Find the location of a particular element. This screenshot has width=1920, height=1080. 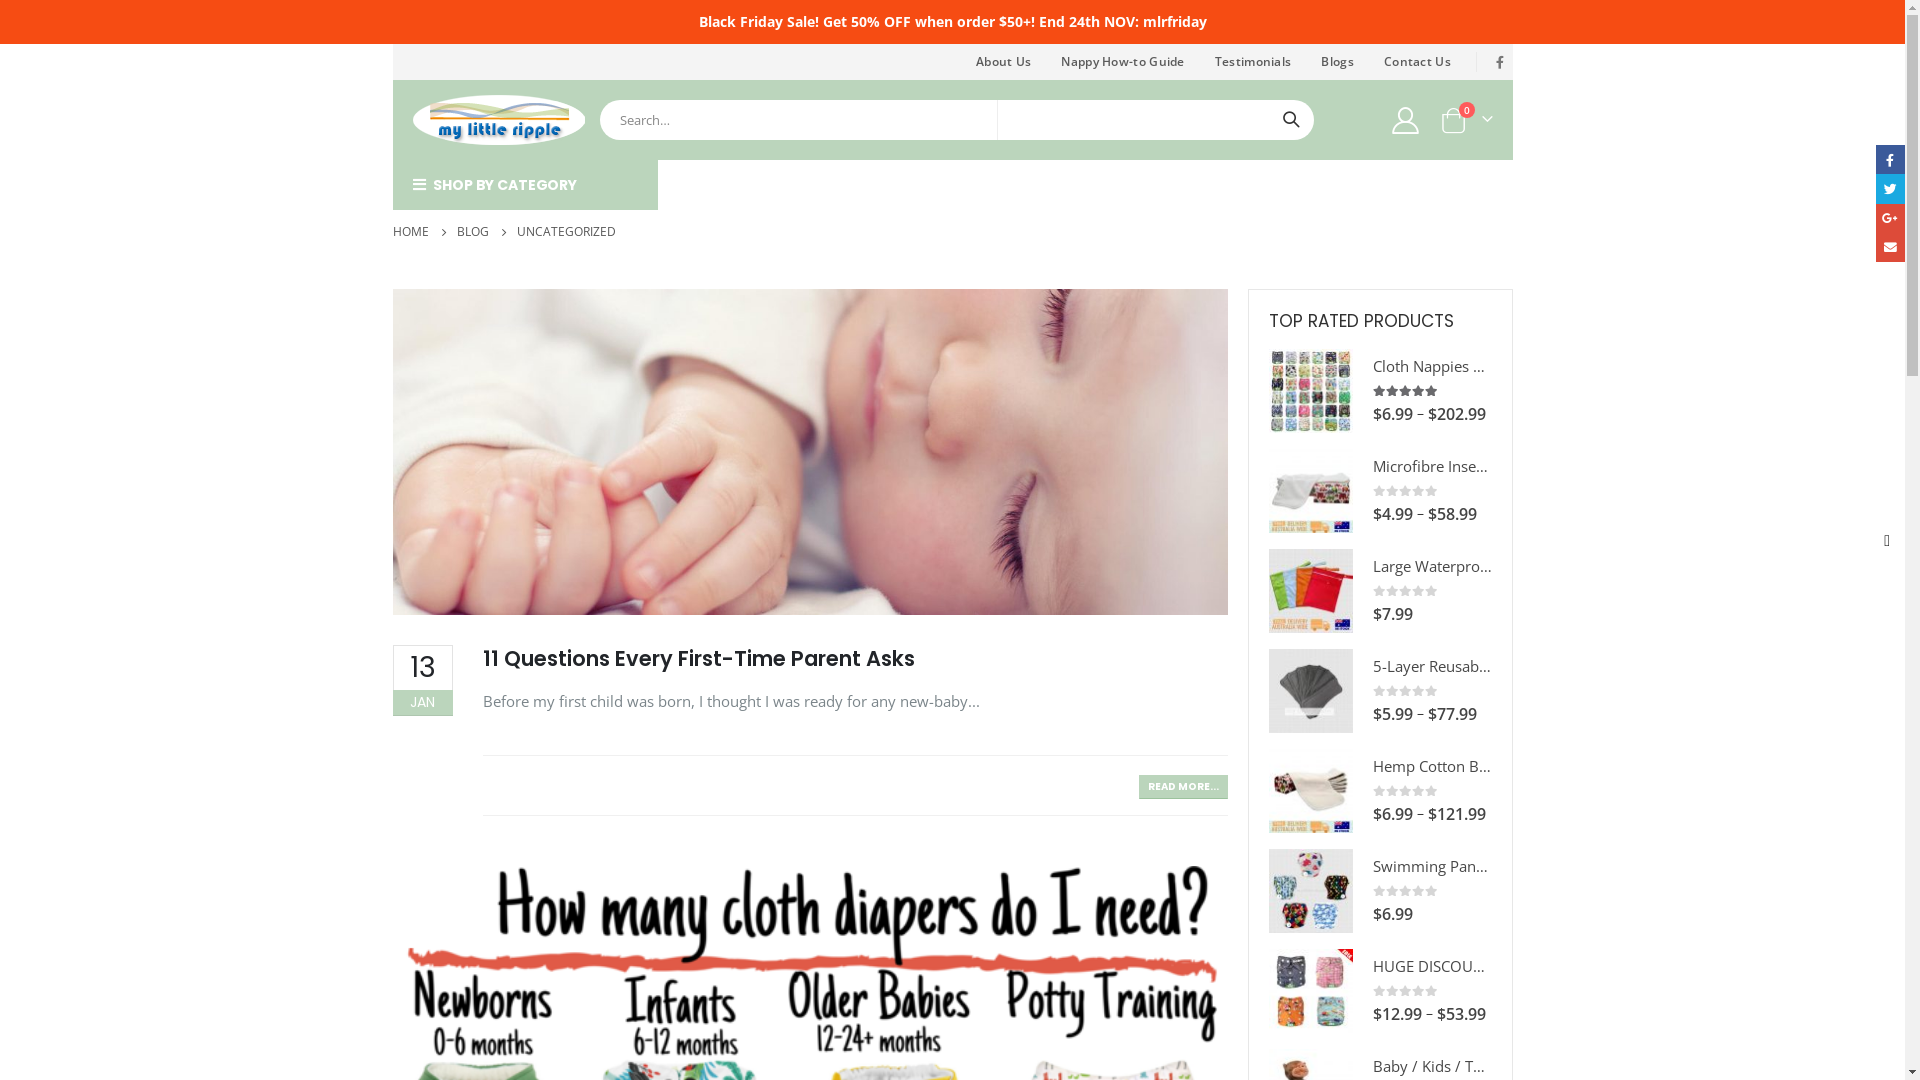

'Swimming Pants for Babies - Washable Adjustable' is located at coordinates (1430, 865).